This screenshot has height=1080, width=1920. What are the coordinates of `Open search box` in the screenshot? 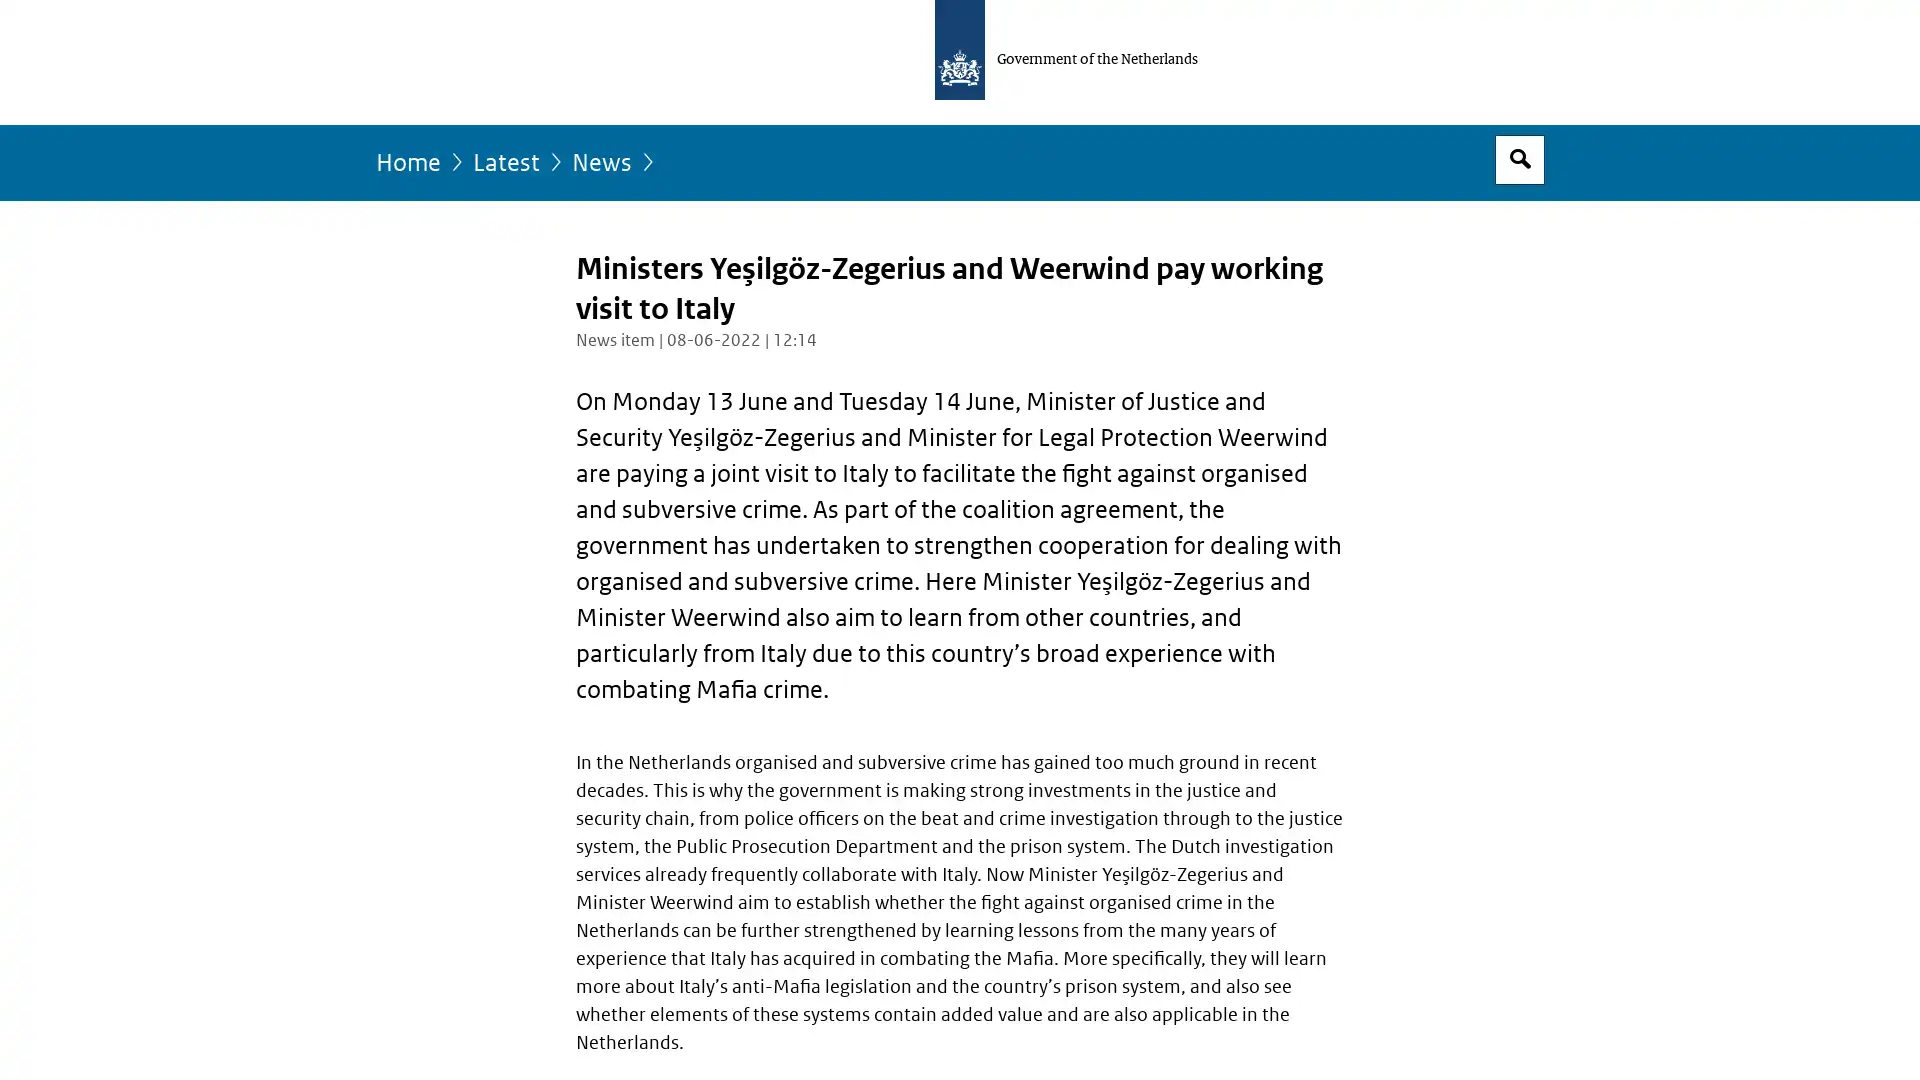 It's located at (1520, 158).